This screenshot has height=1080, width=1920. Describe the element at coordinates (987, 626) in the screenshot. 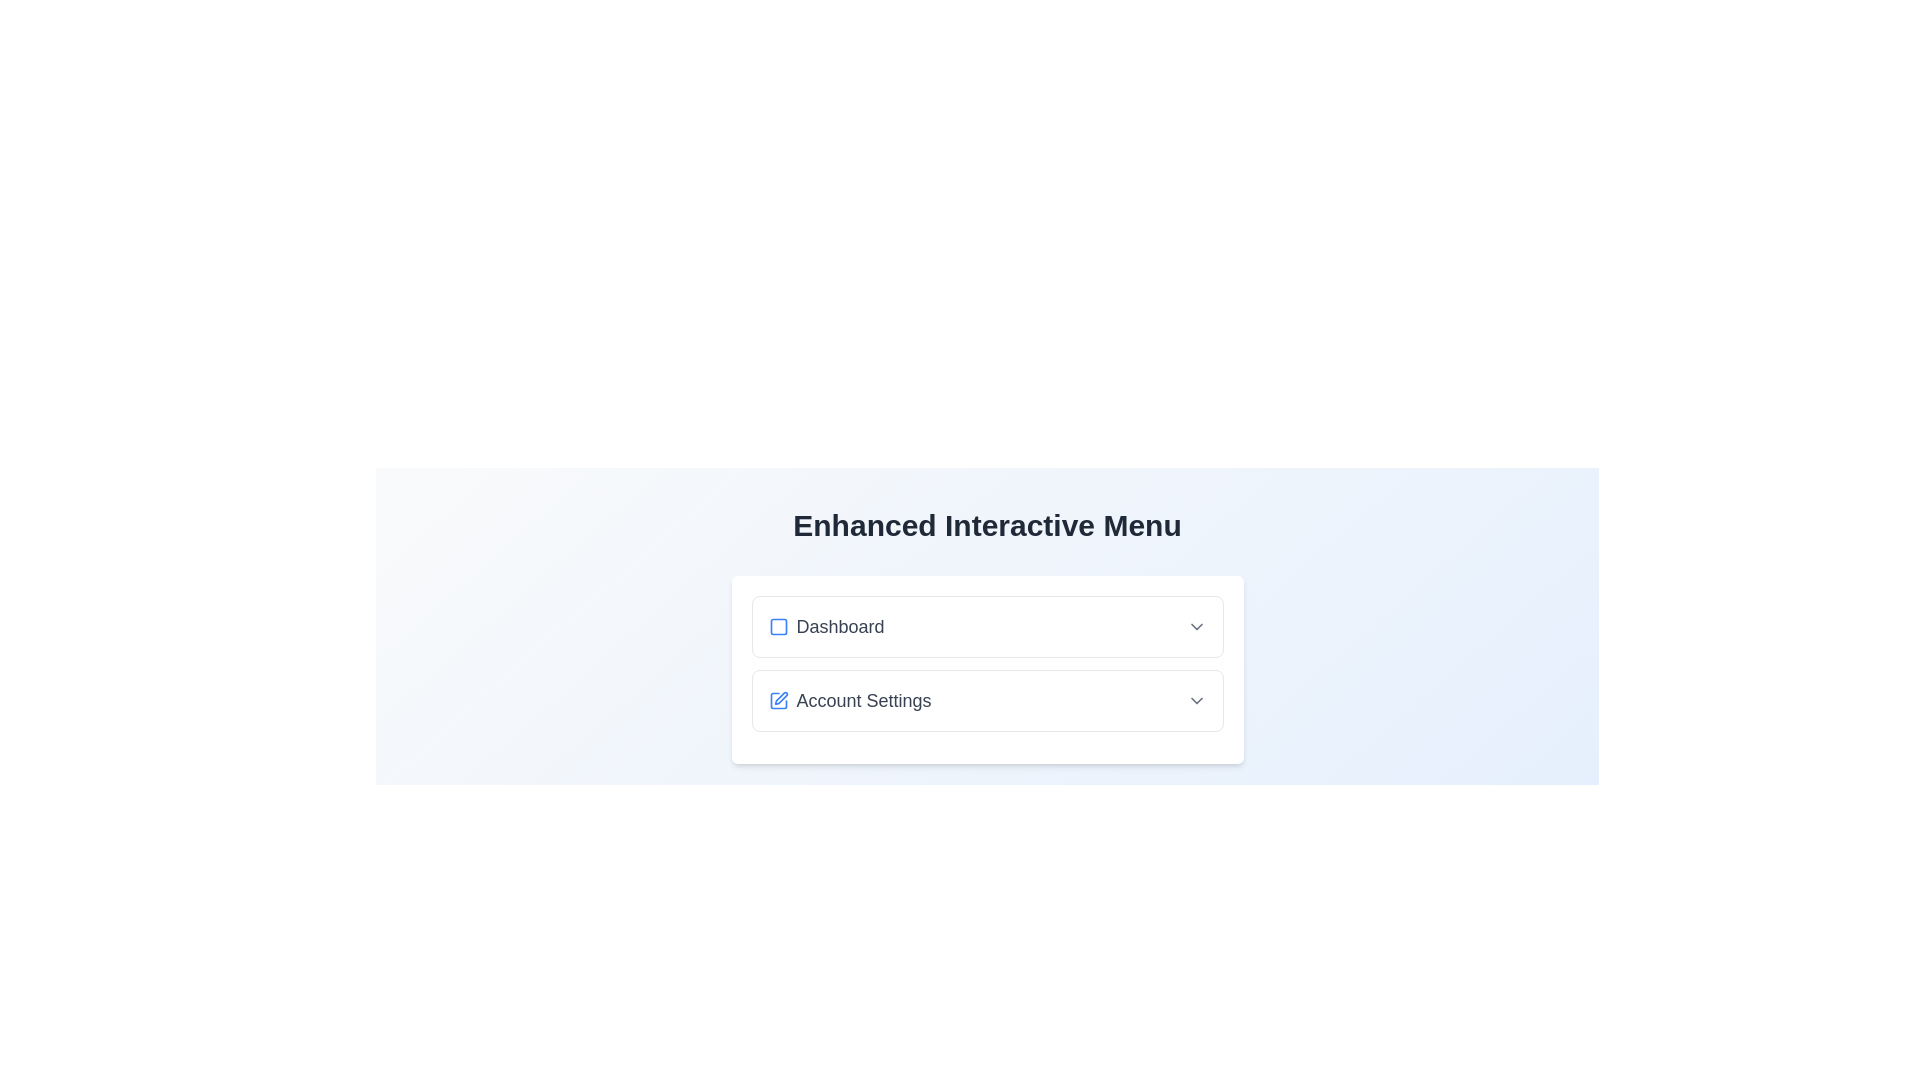

I see `the Interactive button with dropdown located at the top-center of the interface` at that location.